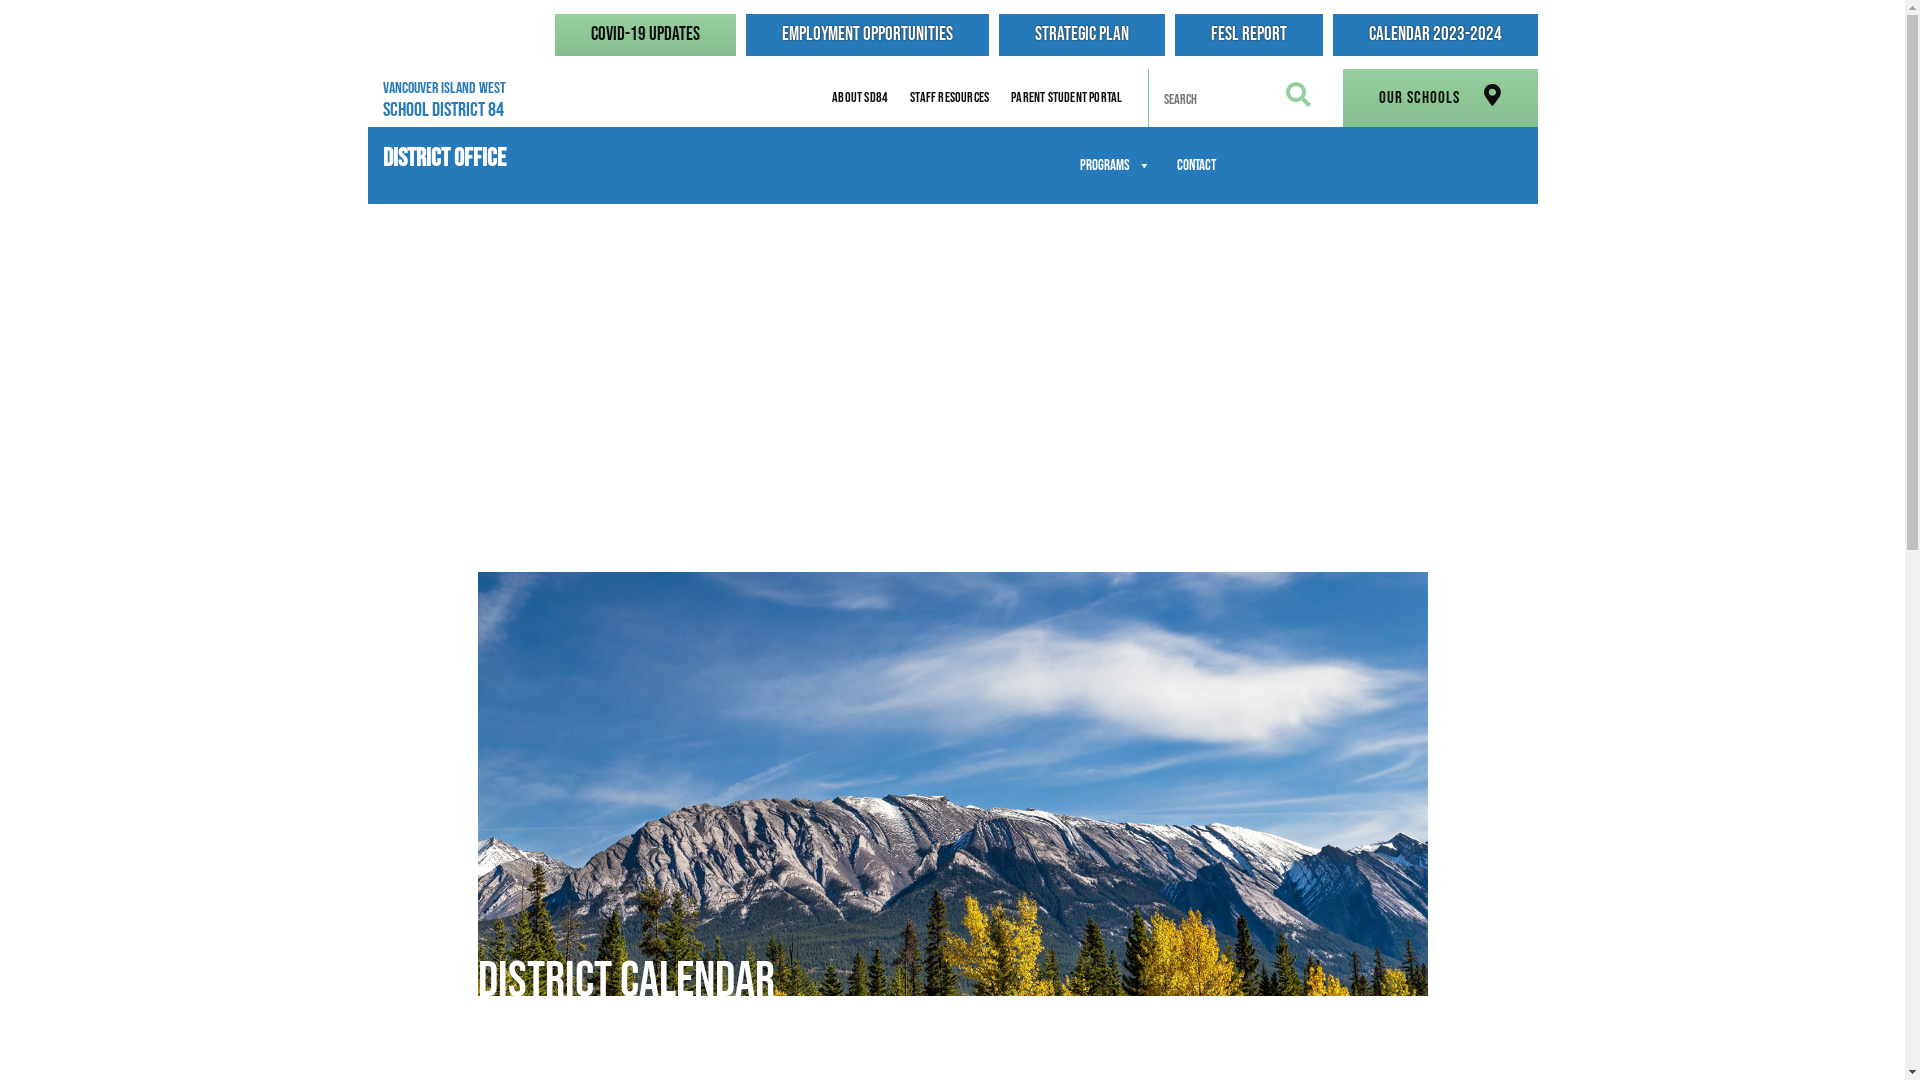  Describe the element at coordinates (1247, 34) in the screenshot. I see `'FESL REPORT'` at that location.